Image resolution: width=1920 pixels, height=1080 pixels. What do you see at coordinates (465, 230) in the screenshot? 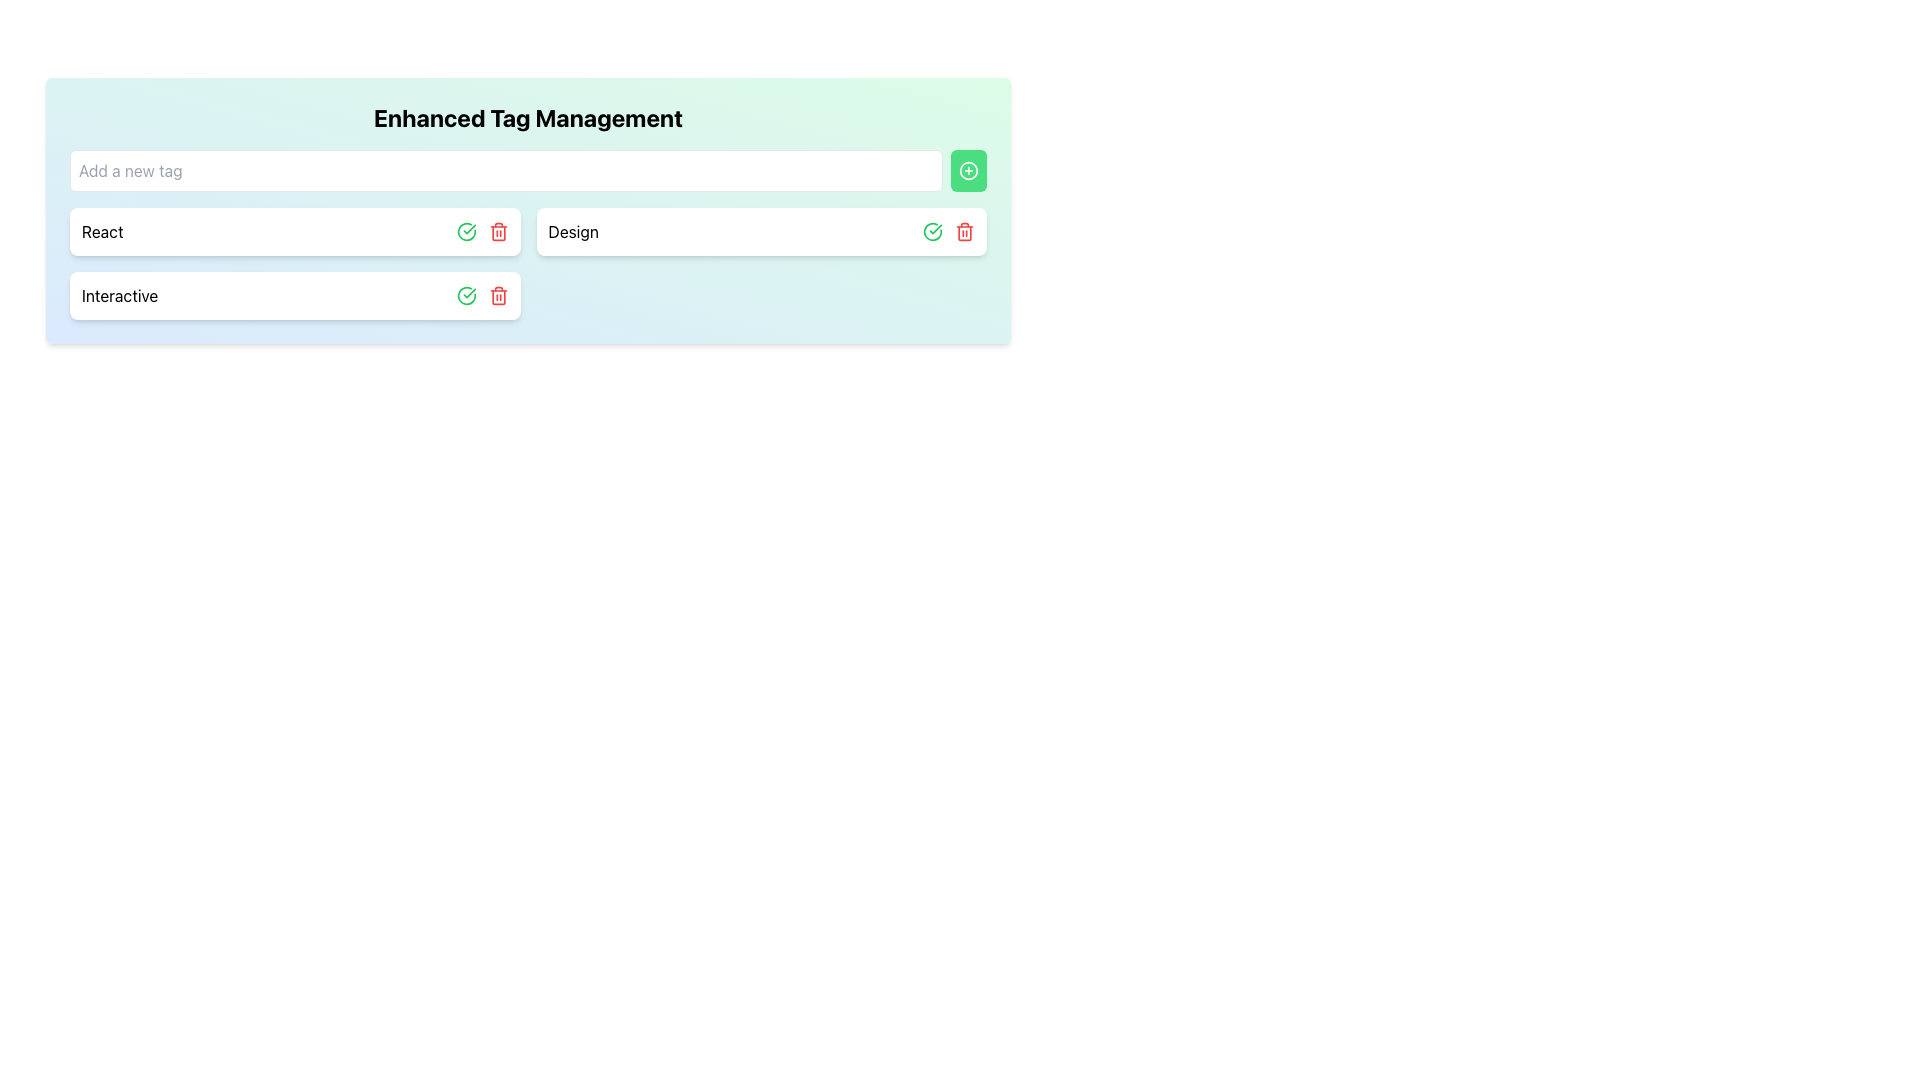
I see `the check icon that indicates approval in the 'Enhanced Tag Management' UI, located next to the 'React' text` at bounding box center [465, 230].